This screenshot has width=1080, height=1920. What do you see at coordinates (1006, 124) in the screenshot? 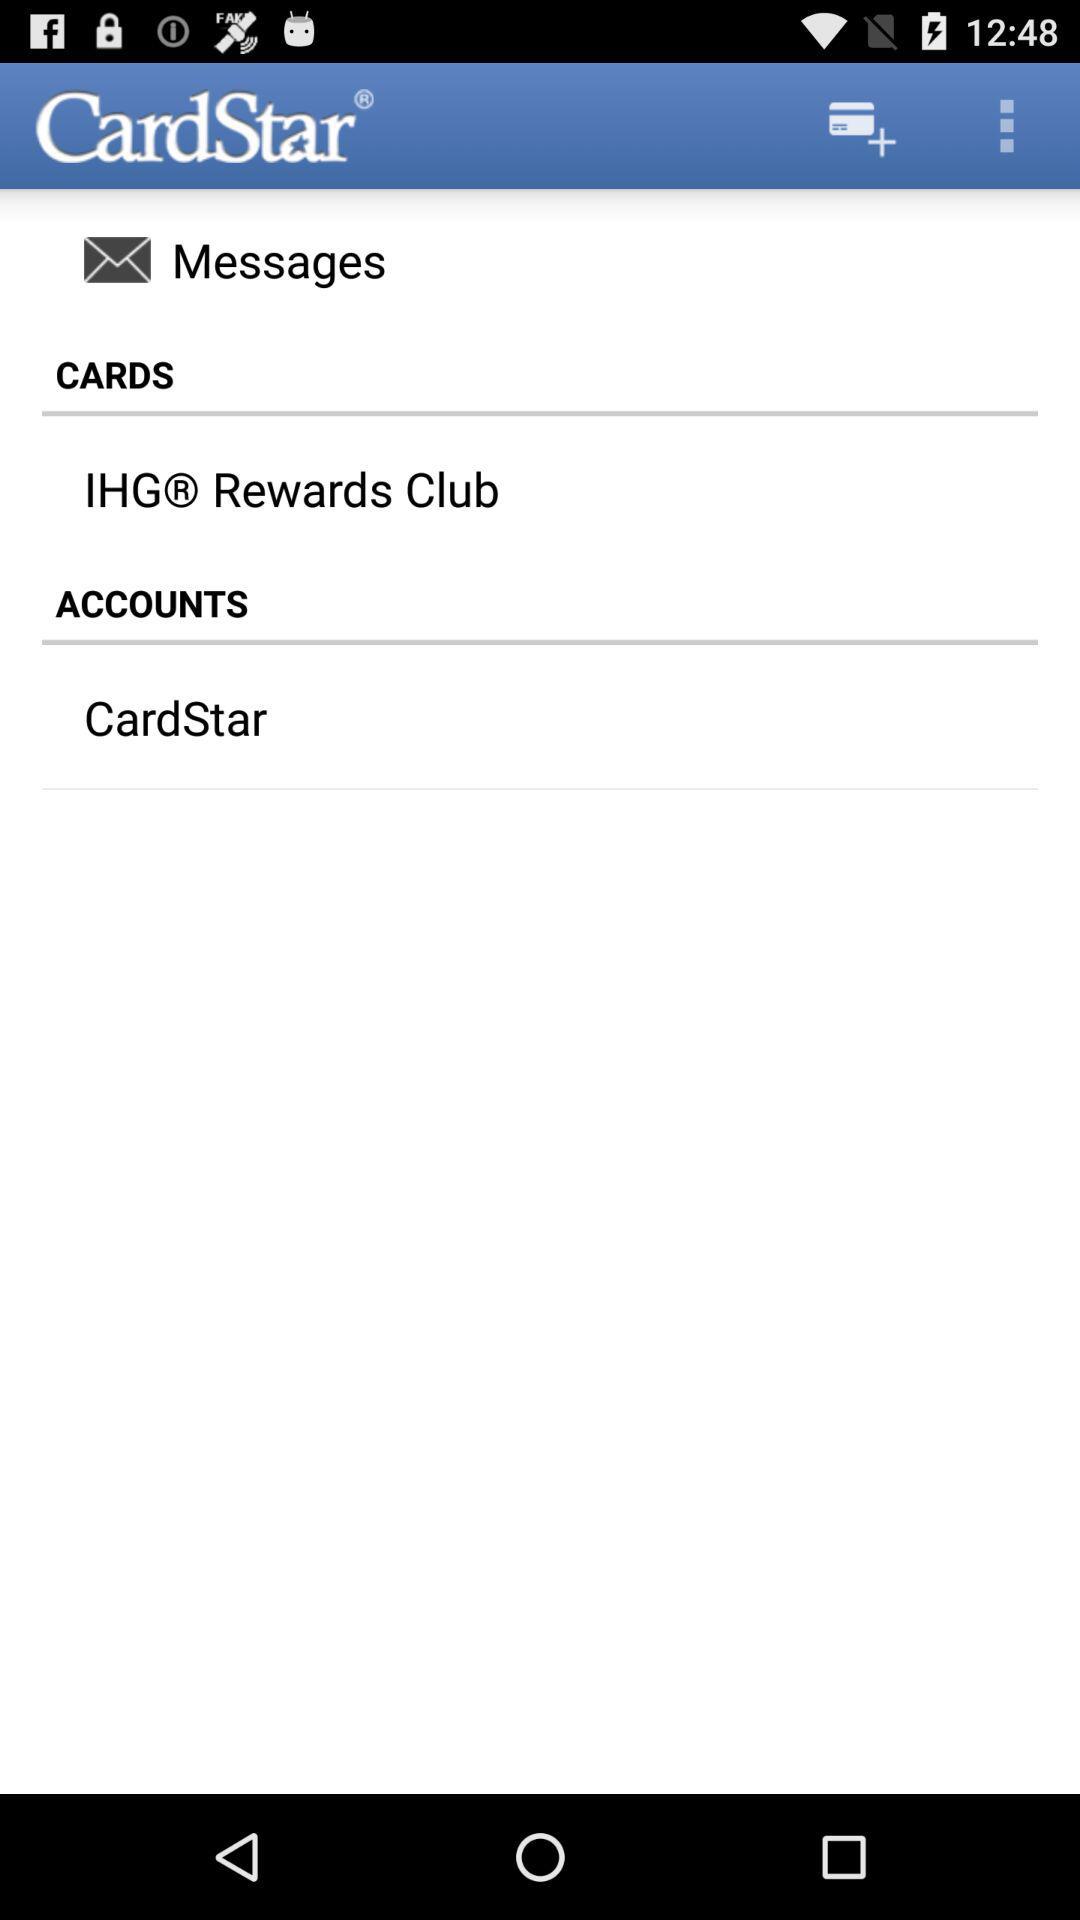
I see `the app above messages` at bounding box center [1006, 124].